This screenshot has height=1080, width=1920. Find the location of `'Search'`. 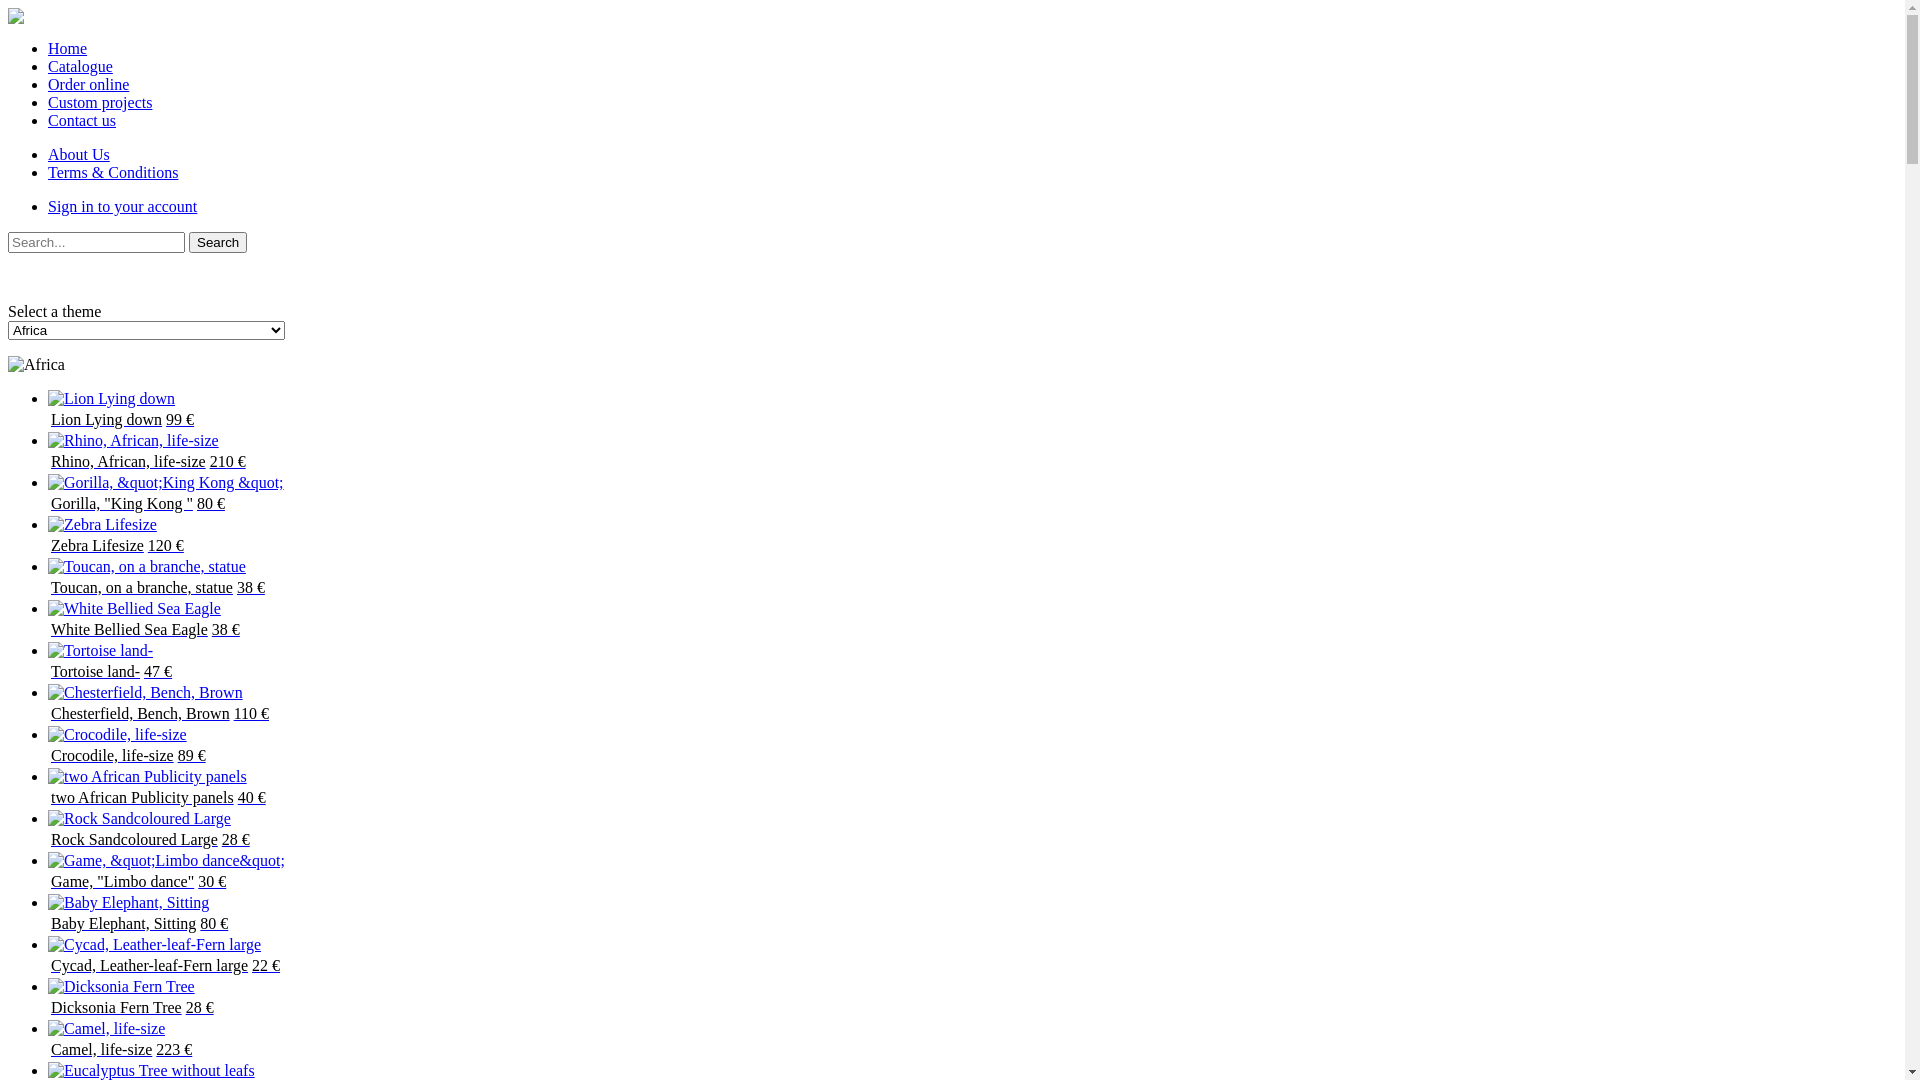

'Search' is located at coordinates (217, 241).